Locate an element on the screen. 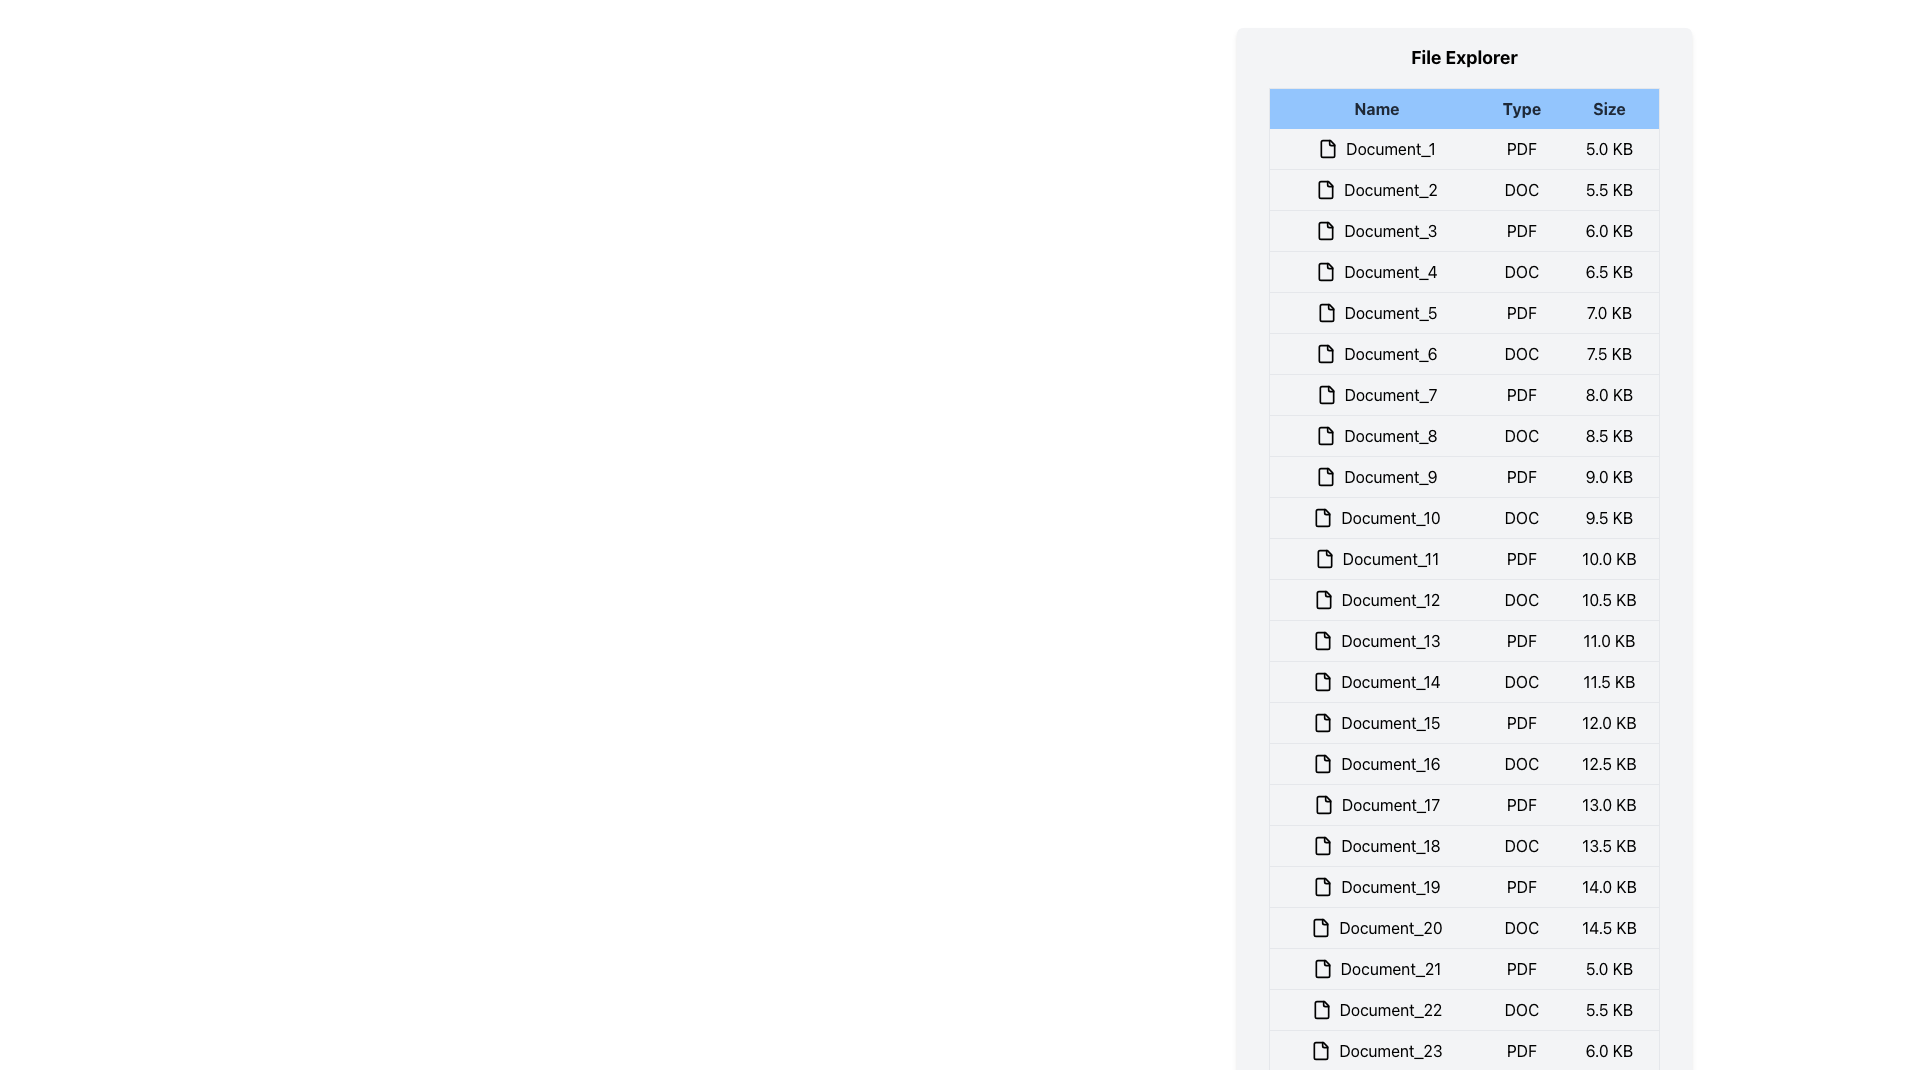 The height and width of the screenshot is (1080, 1920). text label displaying '12.5 KB', which is the last element in the row for 'Document_16' and is part of the file size column is located at coordinates (1609, 763).